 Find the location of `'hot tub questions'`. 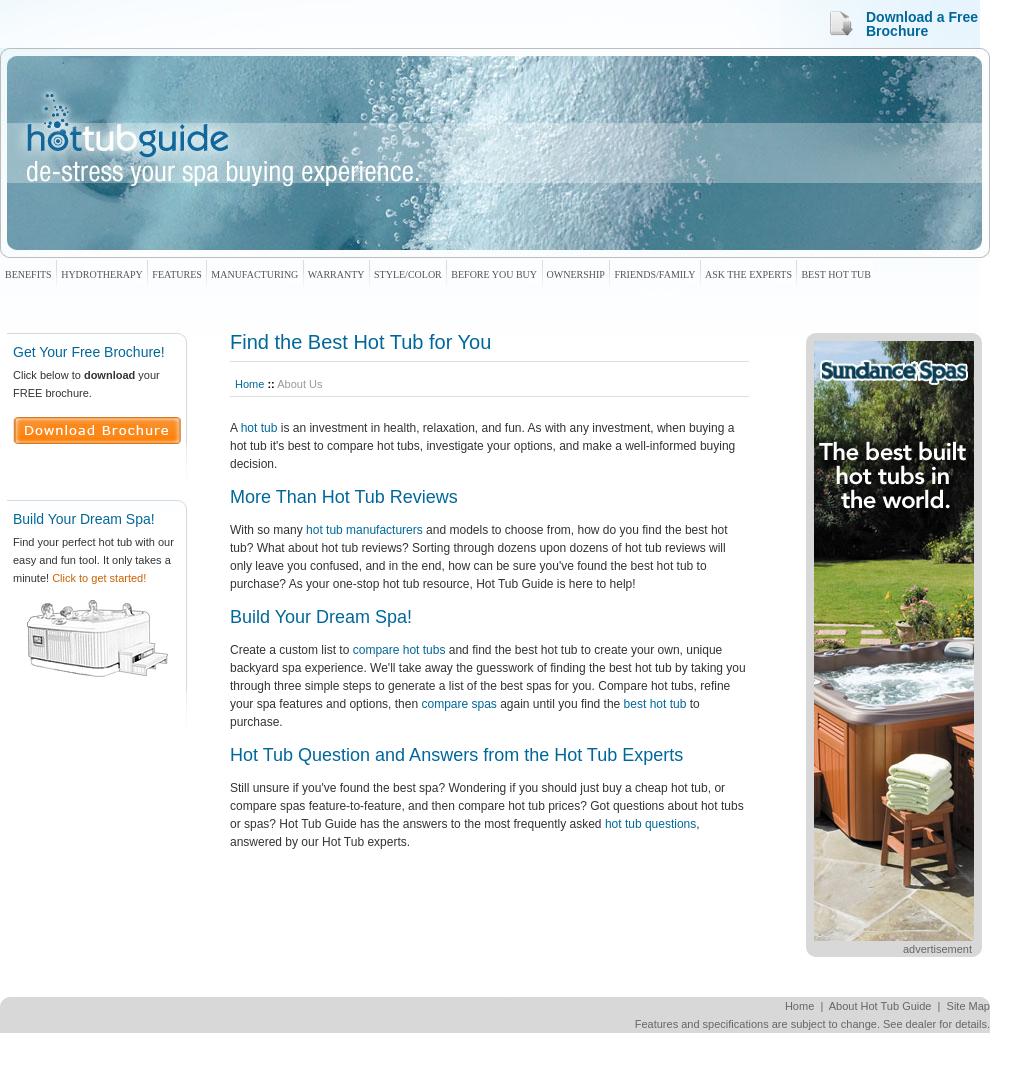

'hot tub questions' is located at coordinates (603, 822).